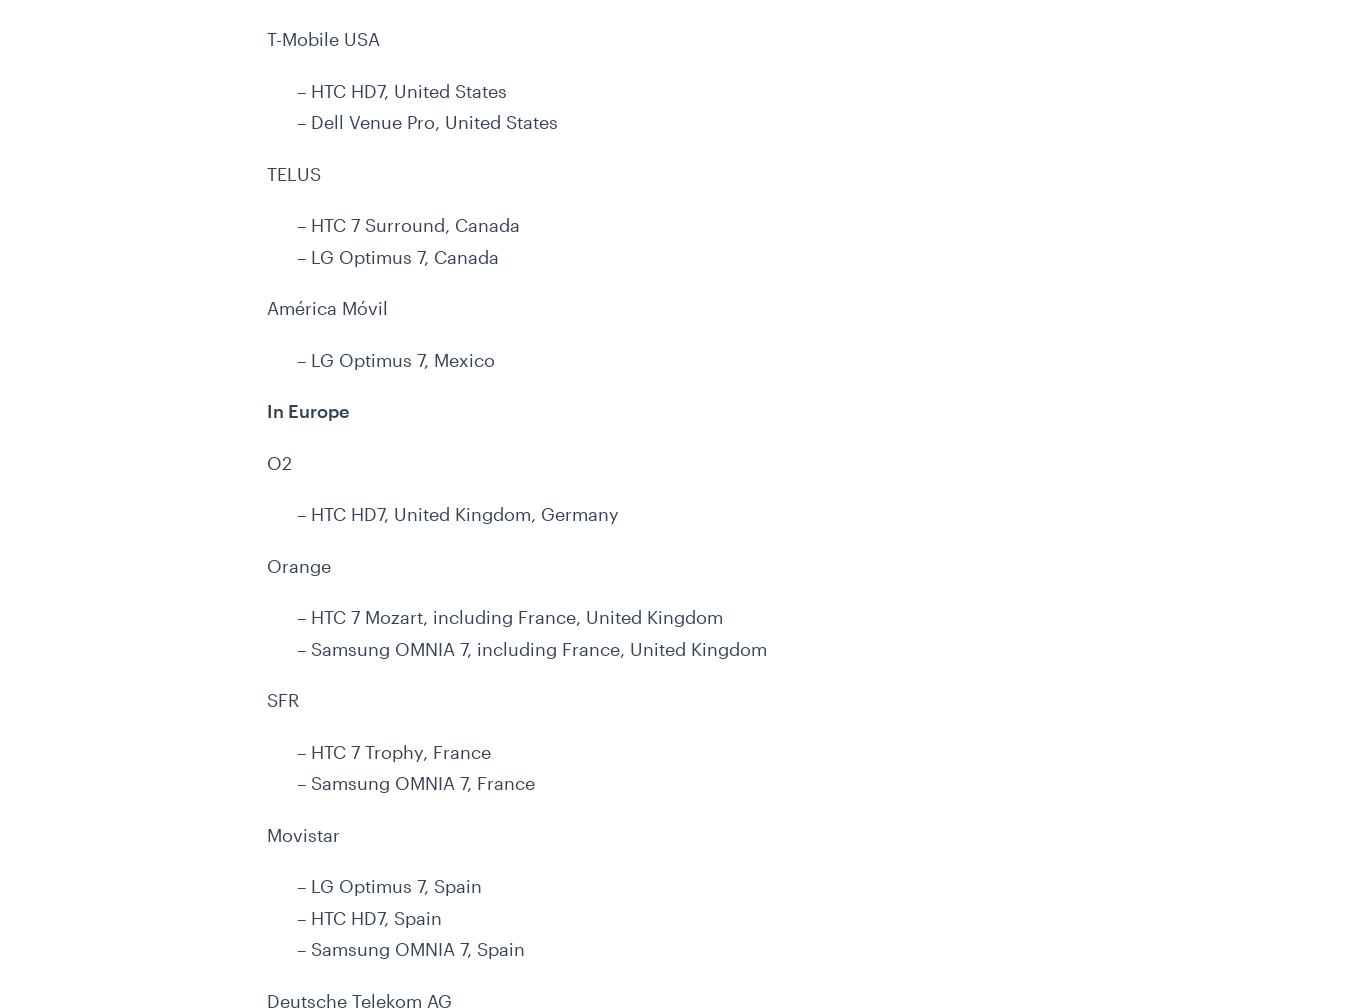  I want to click on '– HTC 7 Surround, Canada', so click(407, 224).